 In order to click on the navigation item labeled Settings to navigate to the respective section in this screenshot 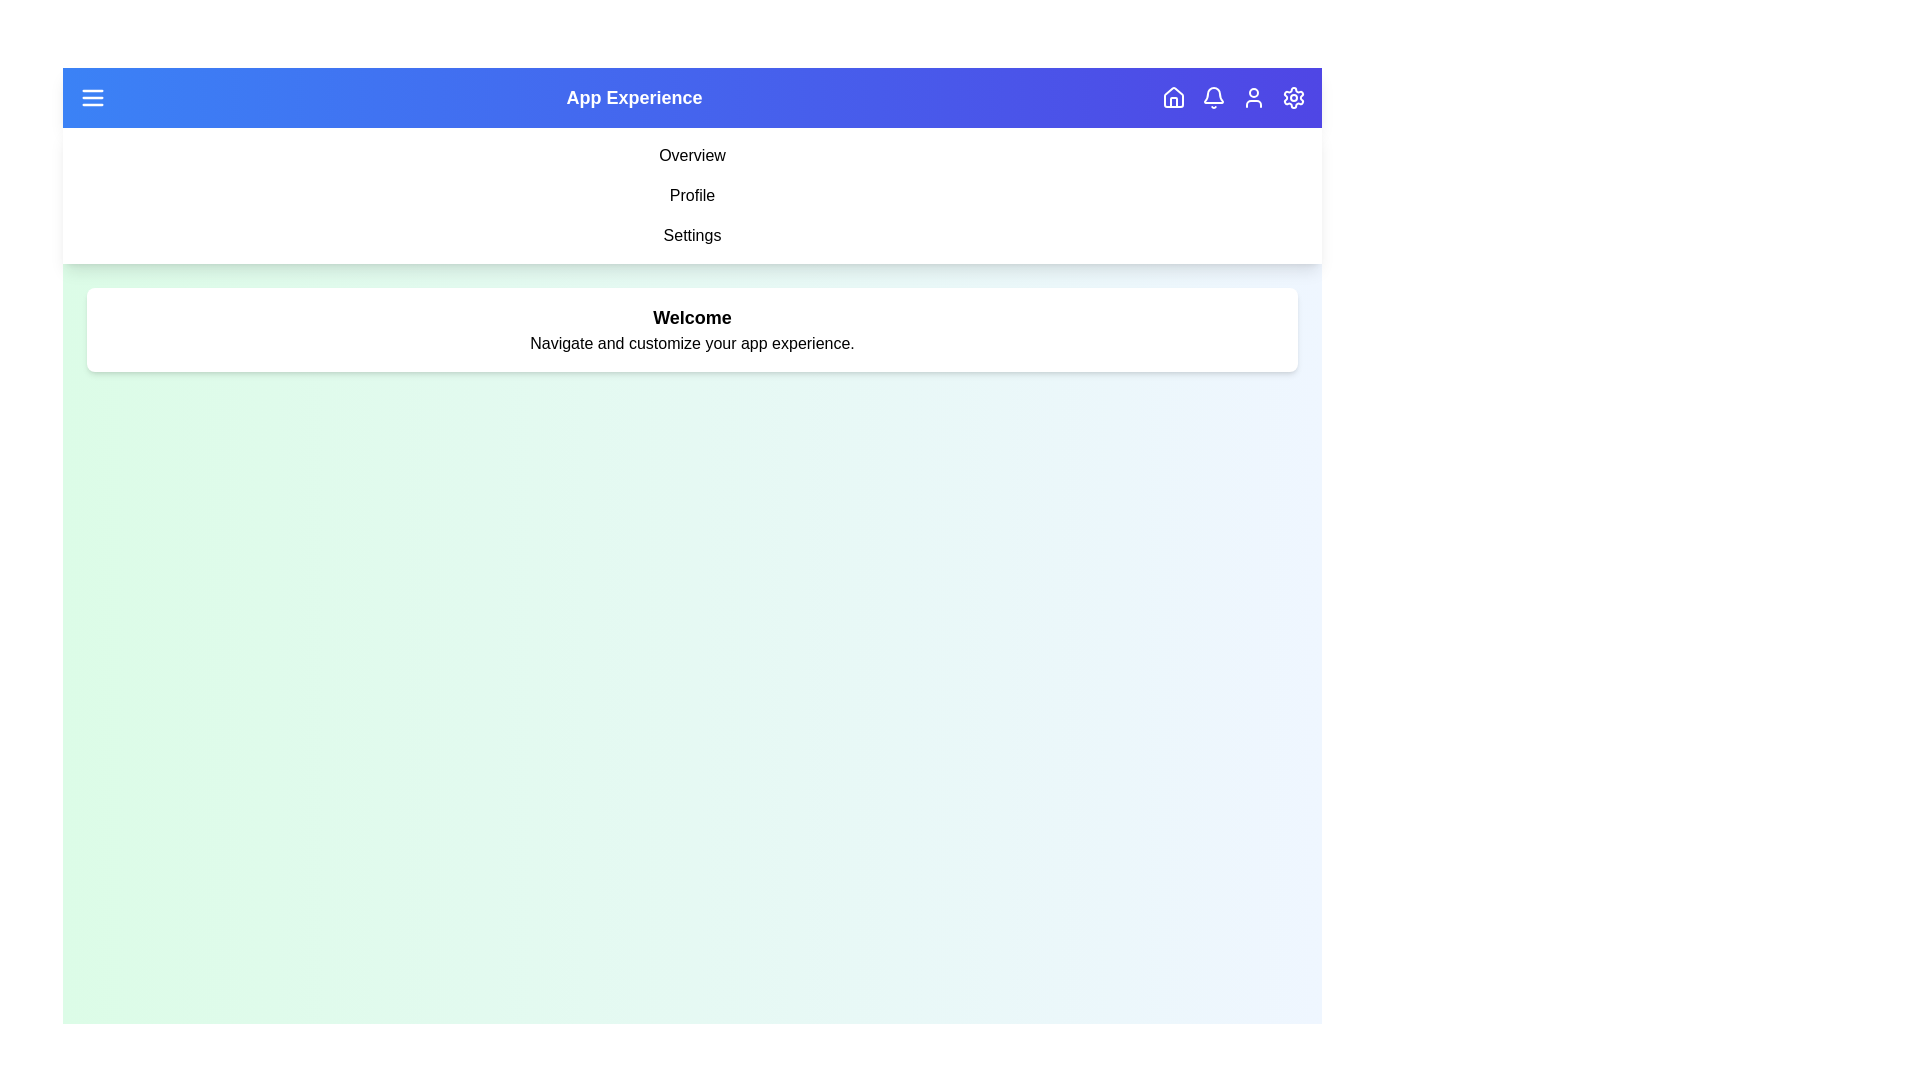, I will do `click(692, 234)`.